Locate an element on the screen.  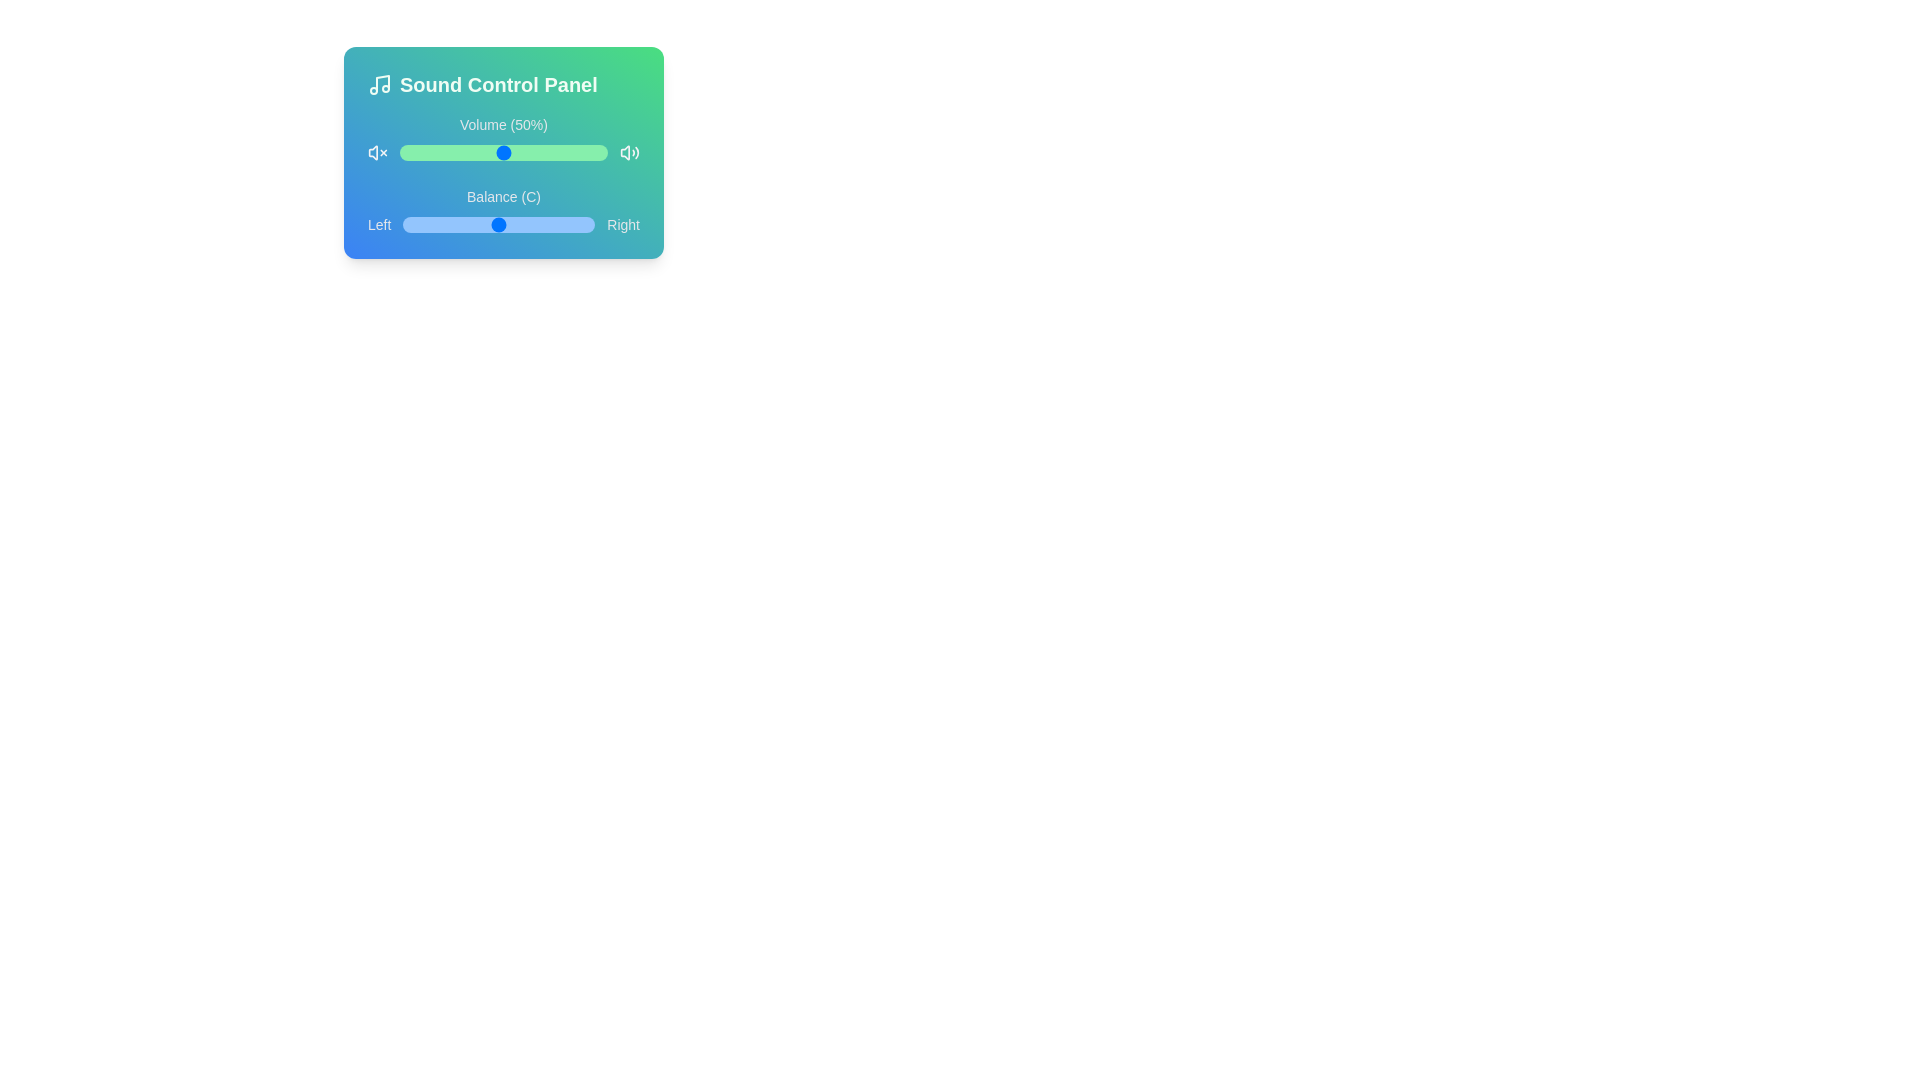
the volume slider is located at coordinates (514, 152).